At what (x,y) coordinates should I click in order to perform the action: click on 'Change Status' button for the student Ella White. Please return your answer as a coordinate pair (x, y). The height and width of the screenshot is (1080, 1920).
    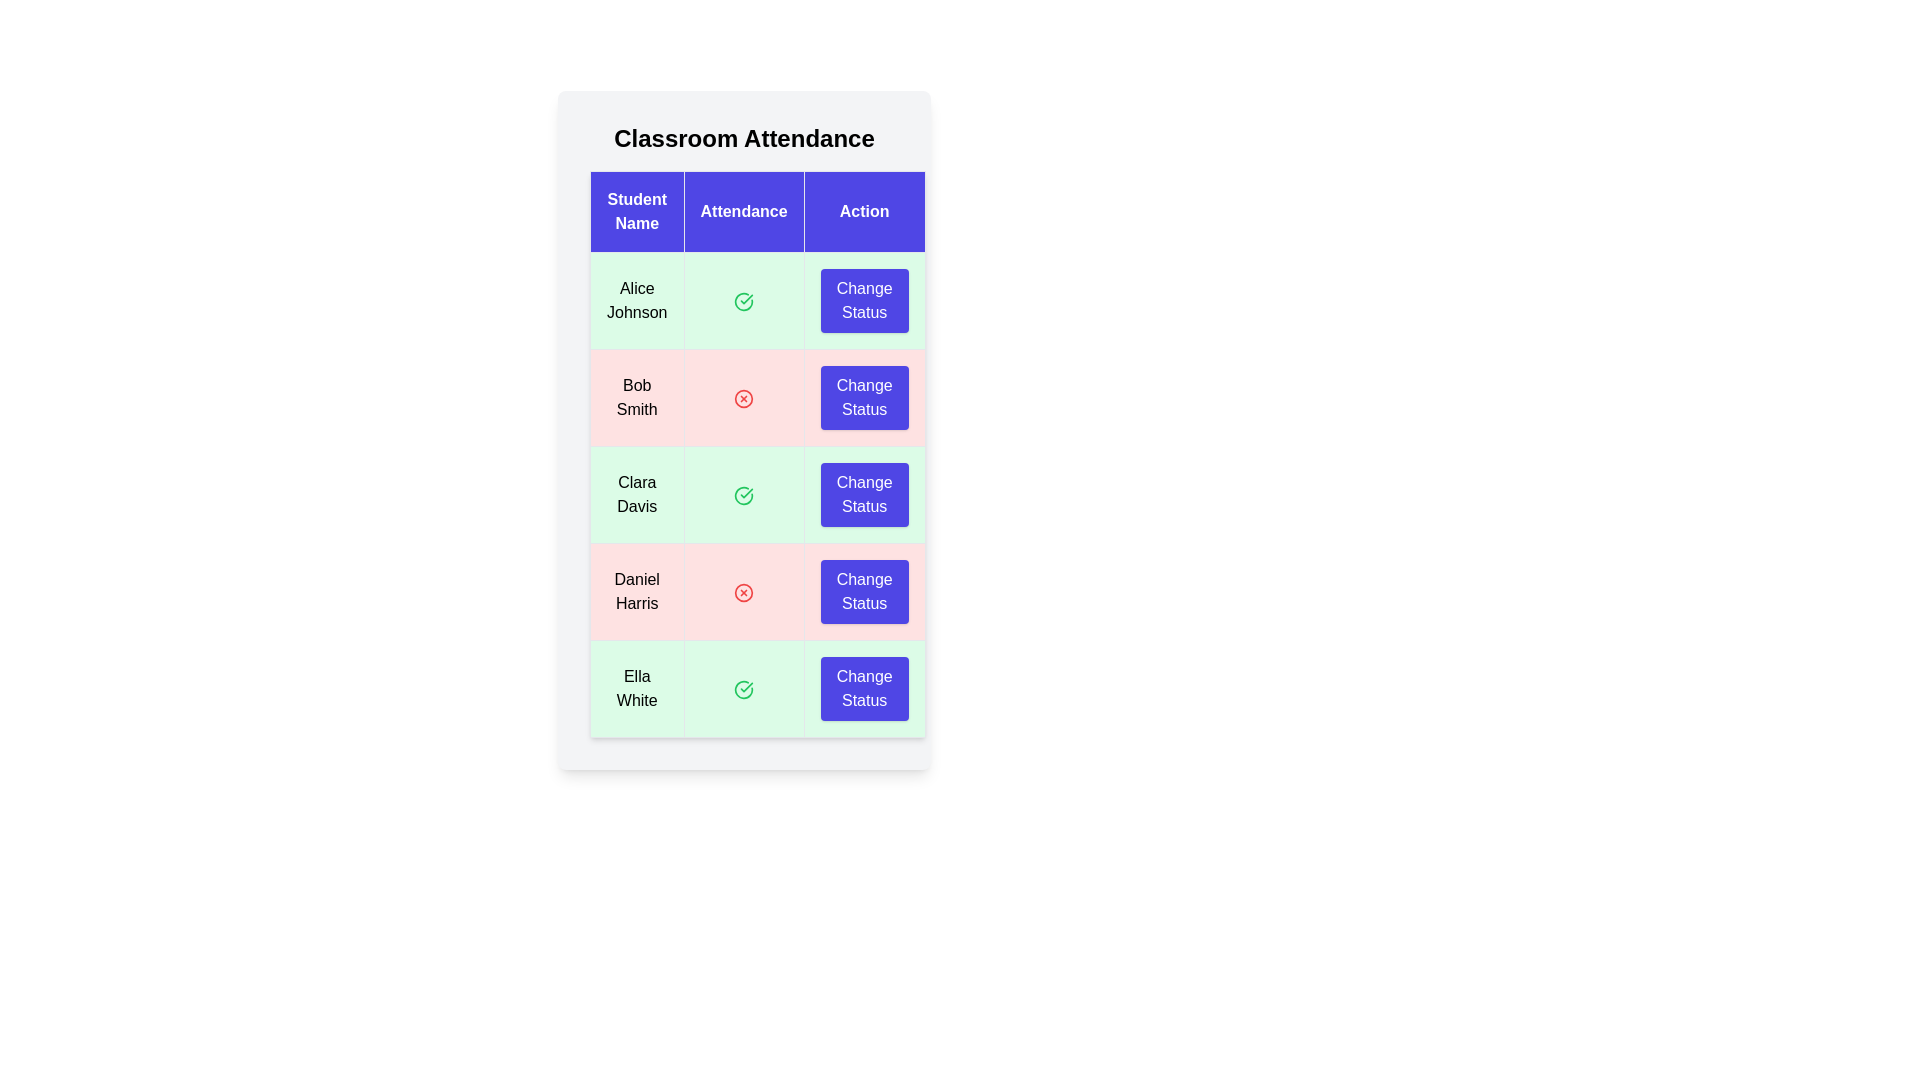
    Looking at the image, I should click on (864, 688).